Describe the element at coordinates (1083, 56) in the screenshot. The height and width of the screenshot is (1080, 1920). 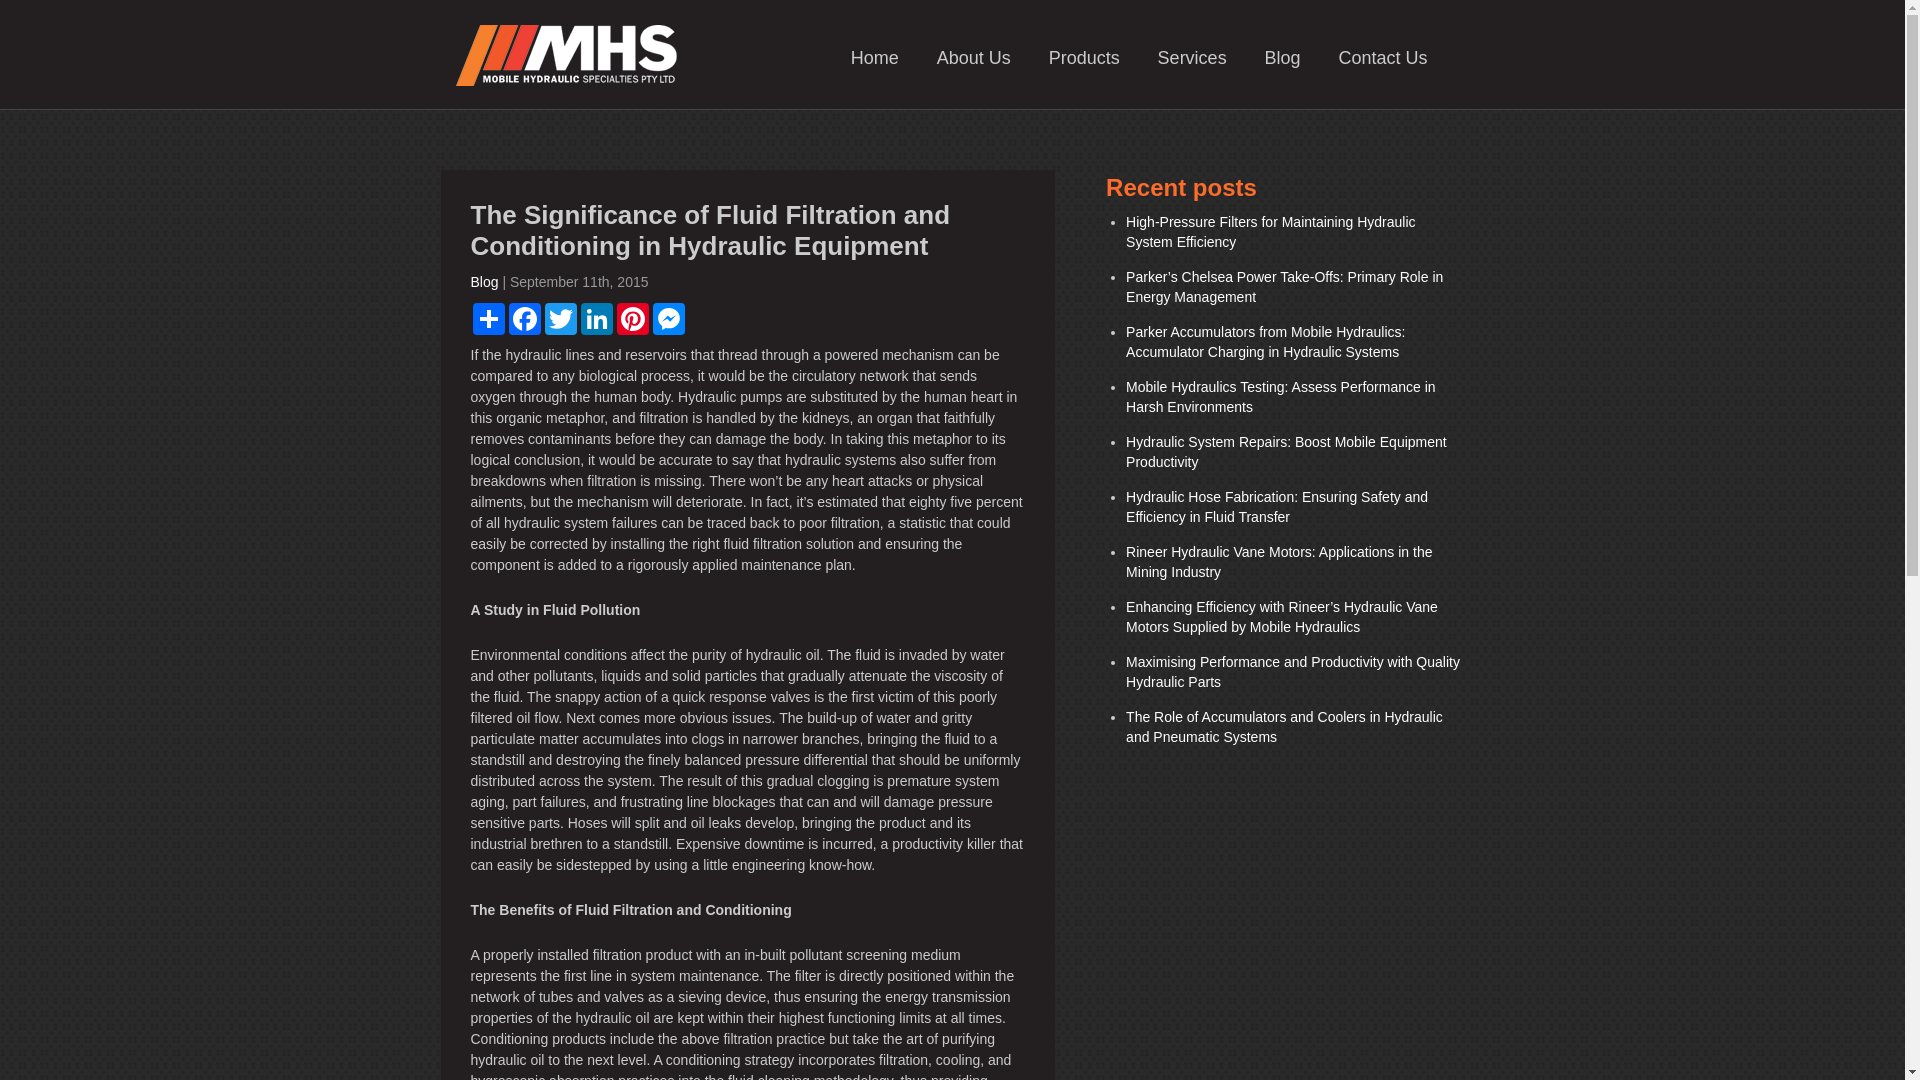
I see `'Products'` at that location.